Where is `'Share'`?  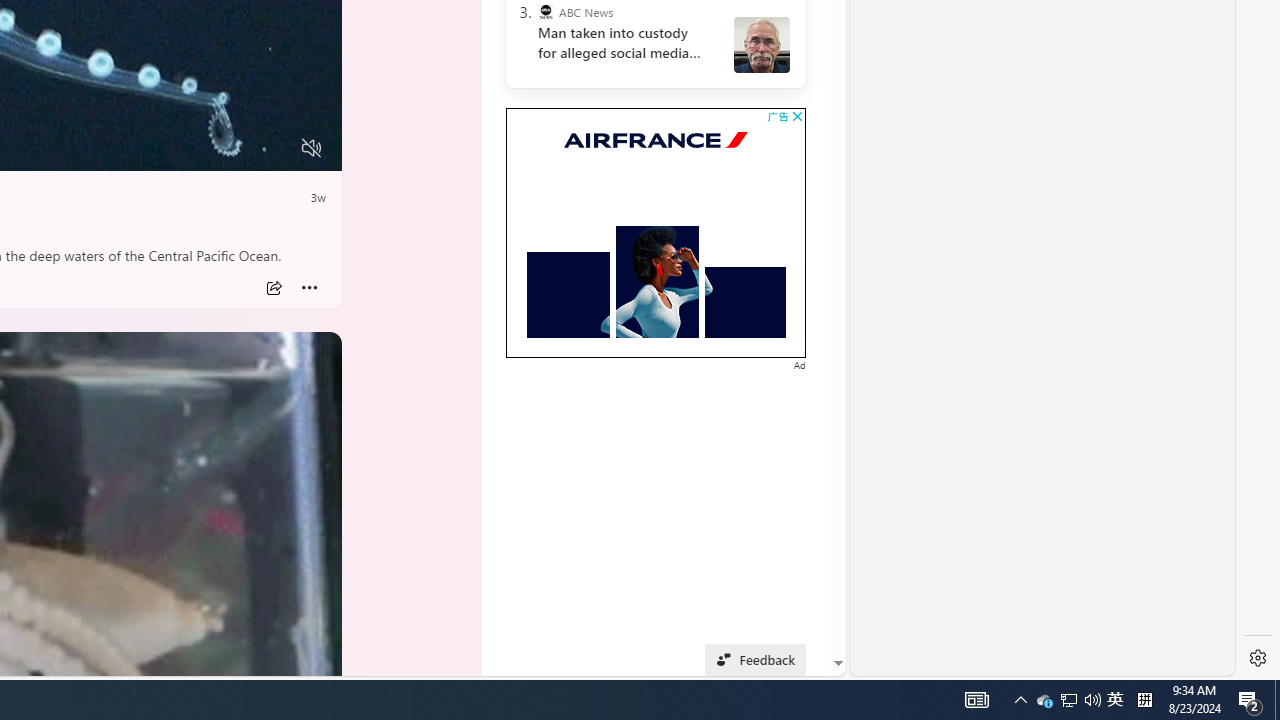
'Share' is located at coordinates (273, 288).